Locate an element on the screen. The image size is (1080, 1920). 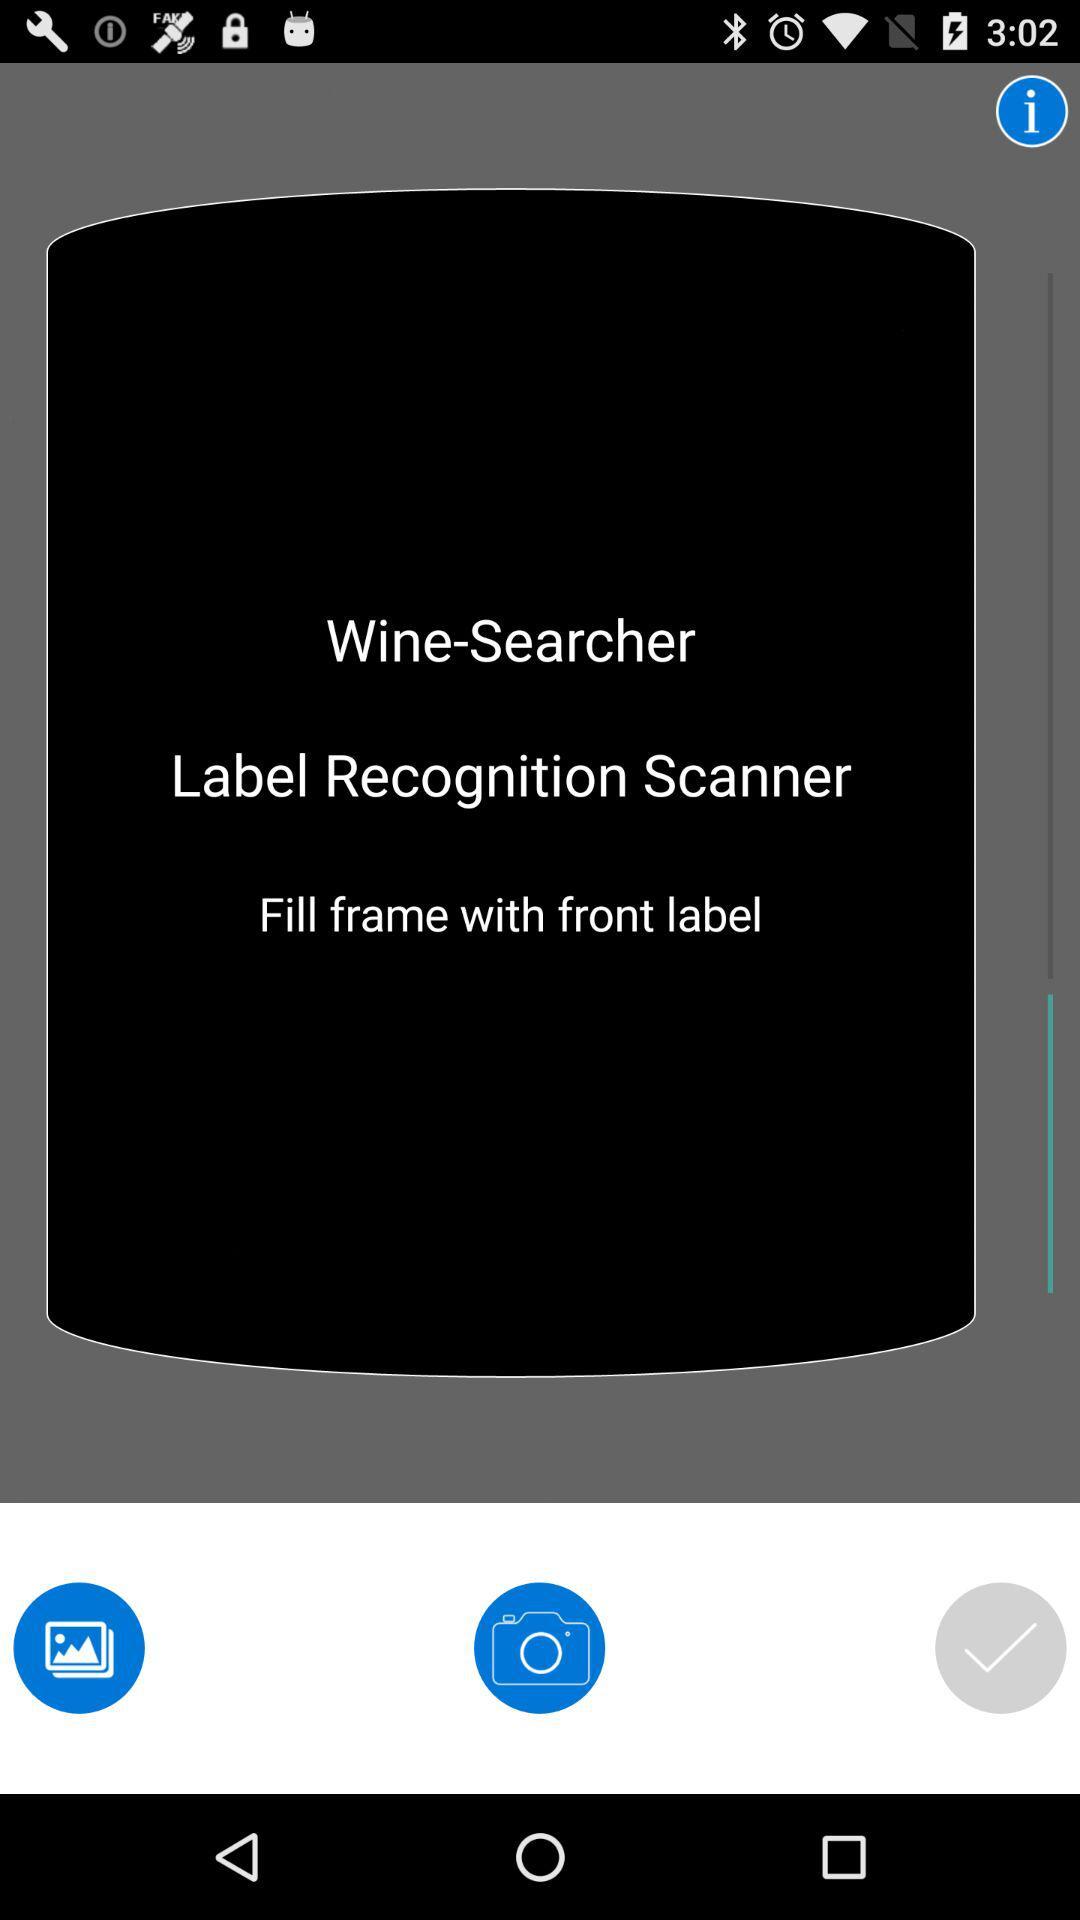
the photo icon is located at coordinates (538, 1763).